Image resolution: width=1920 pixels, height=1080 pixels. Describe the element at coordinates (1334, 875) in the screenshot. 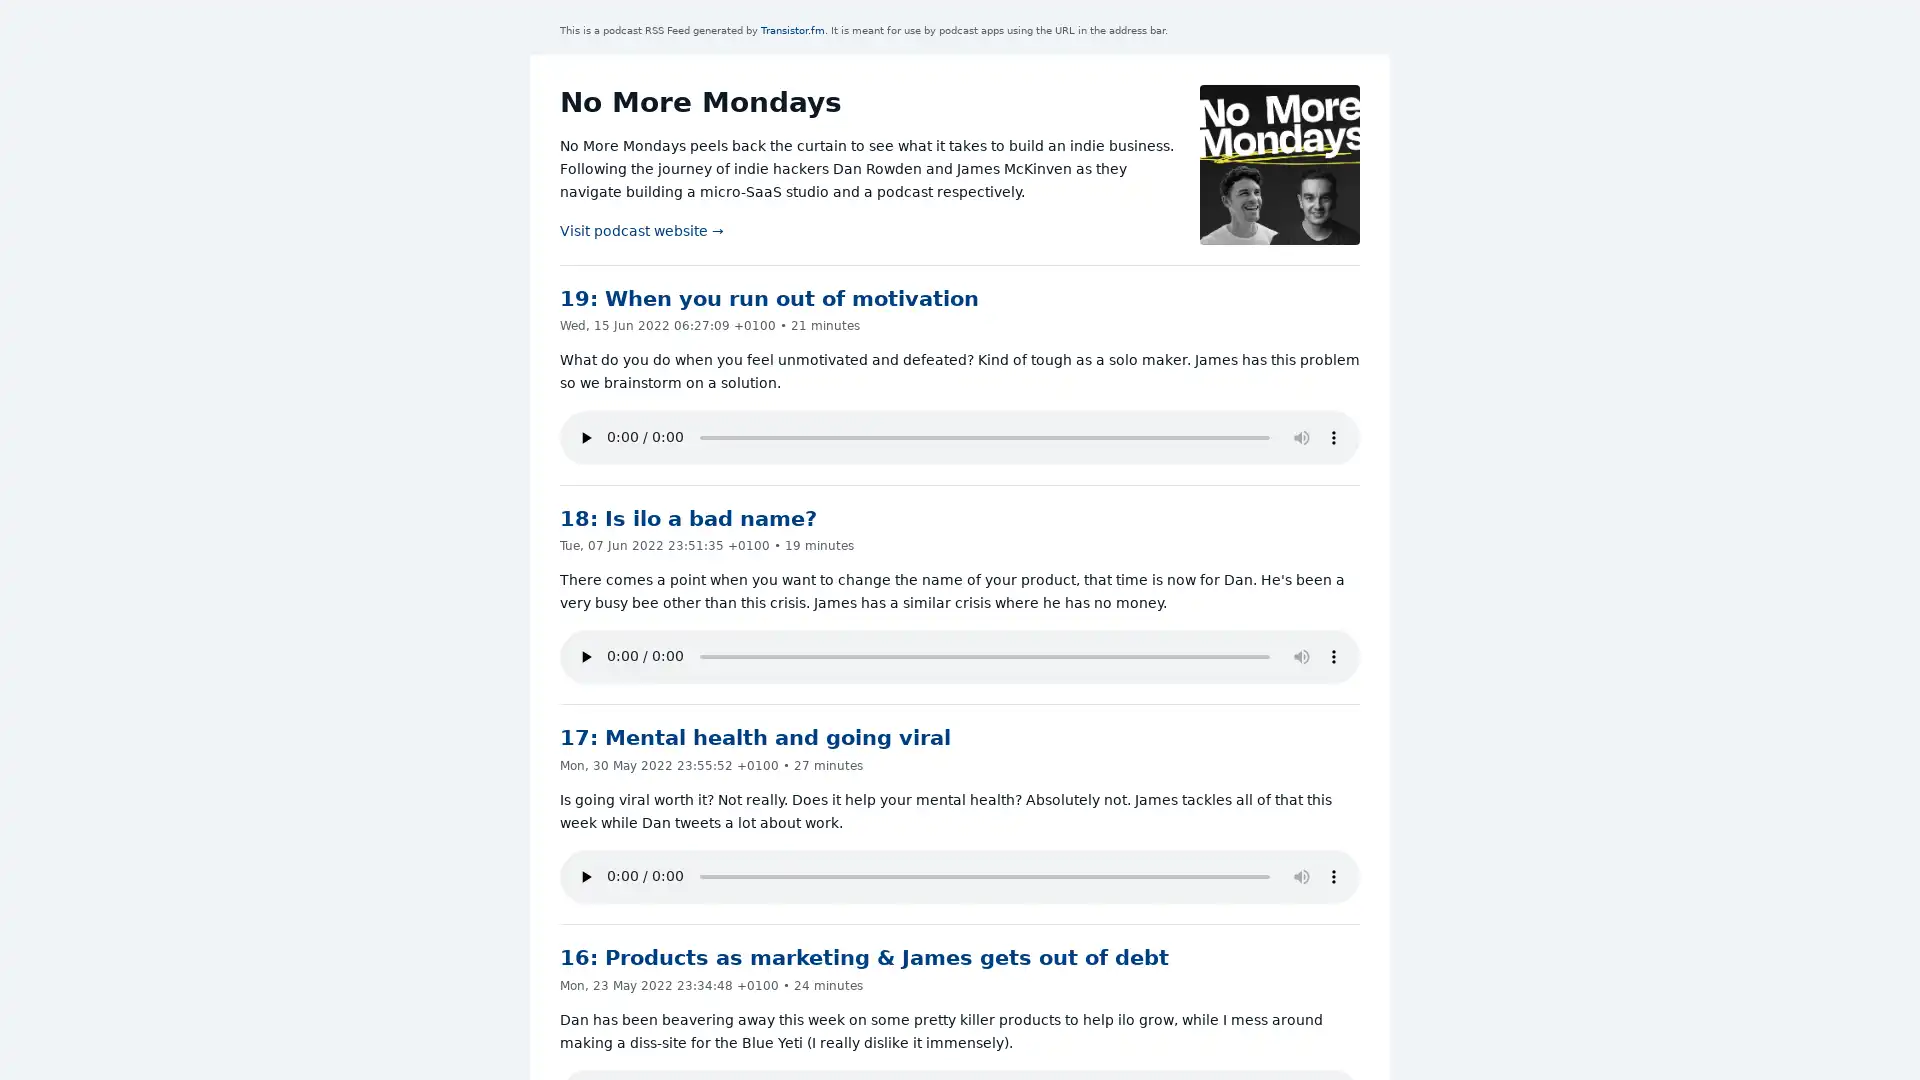

I see `show more media controls` at that location.